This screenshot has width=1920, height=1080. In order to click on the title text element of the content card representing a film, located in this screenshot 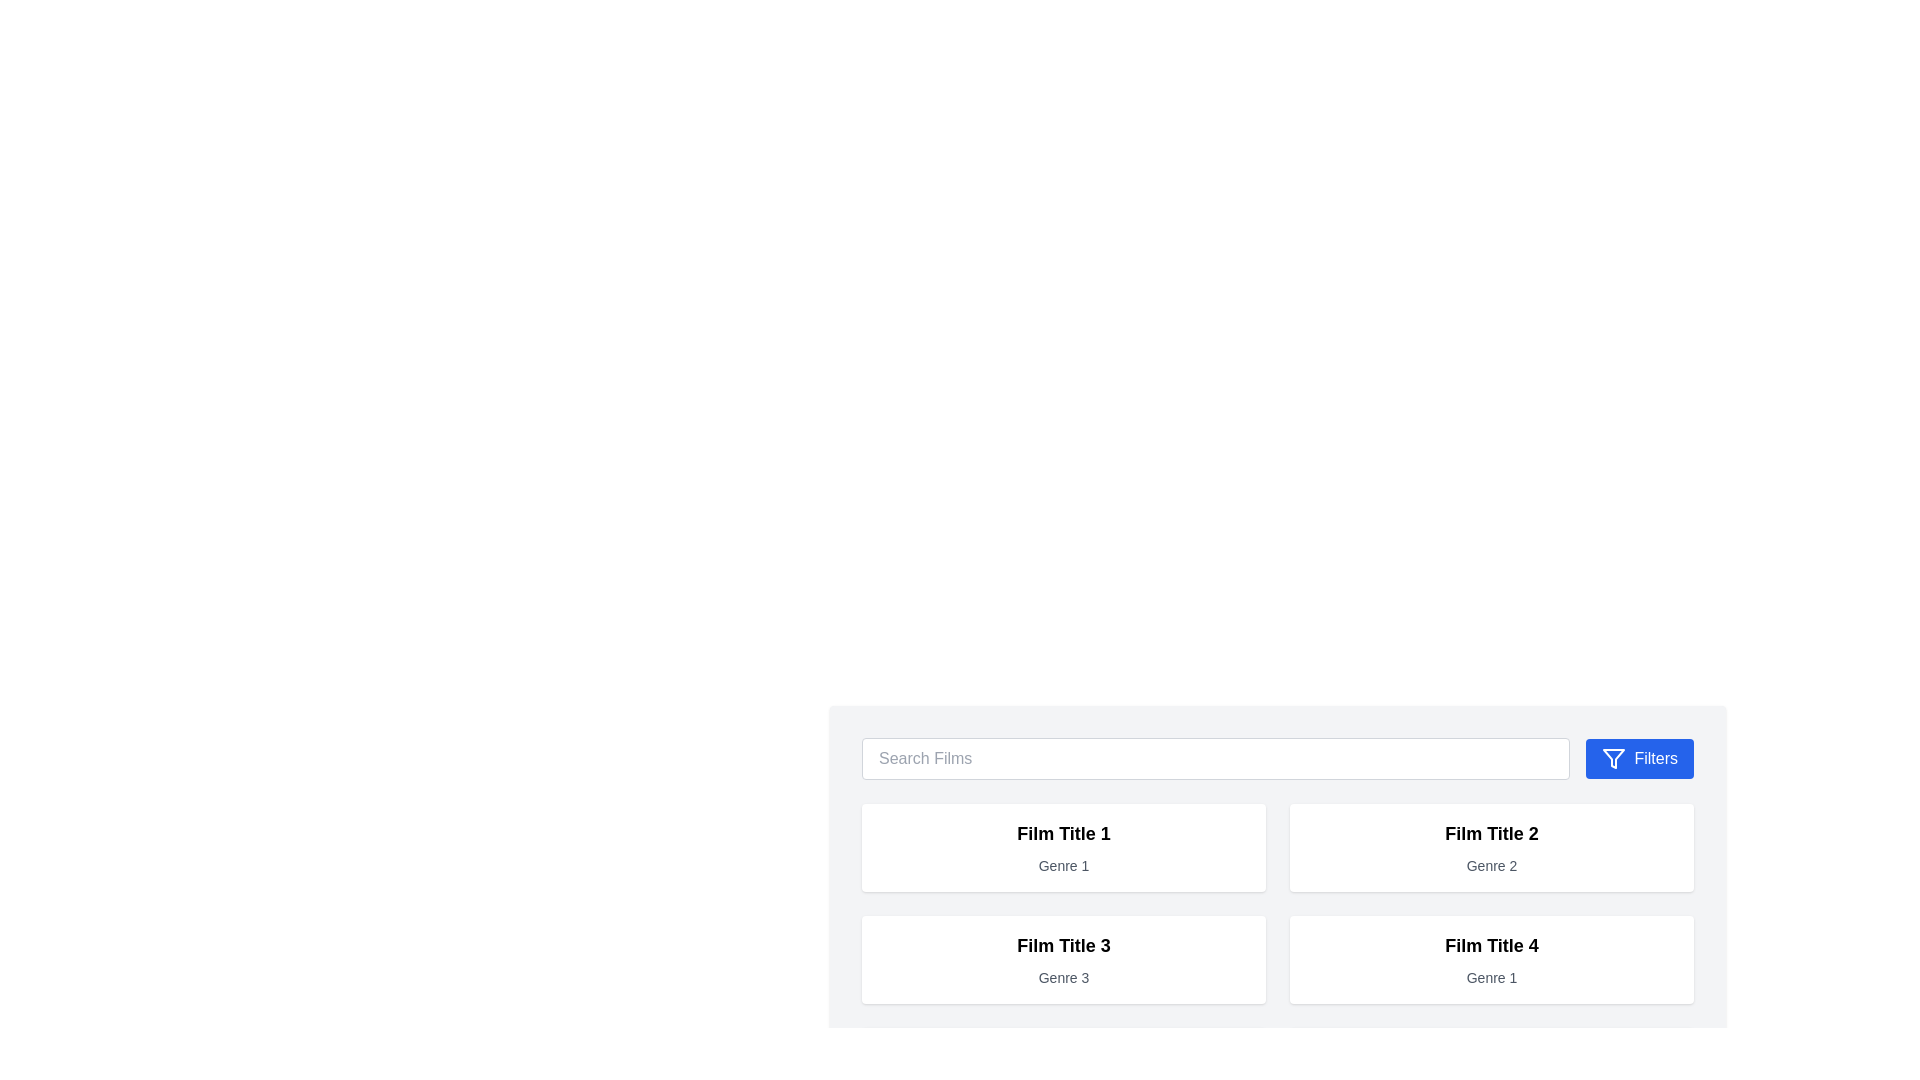, I will do `click(1492, 945)`.